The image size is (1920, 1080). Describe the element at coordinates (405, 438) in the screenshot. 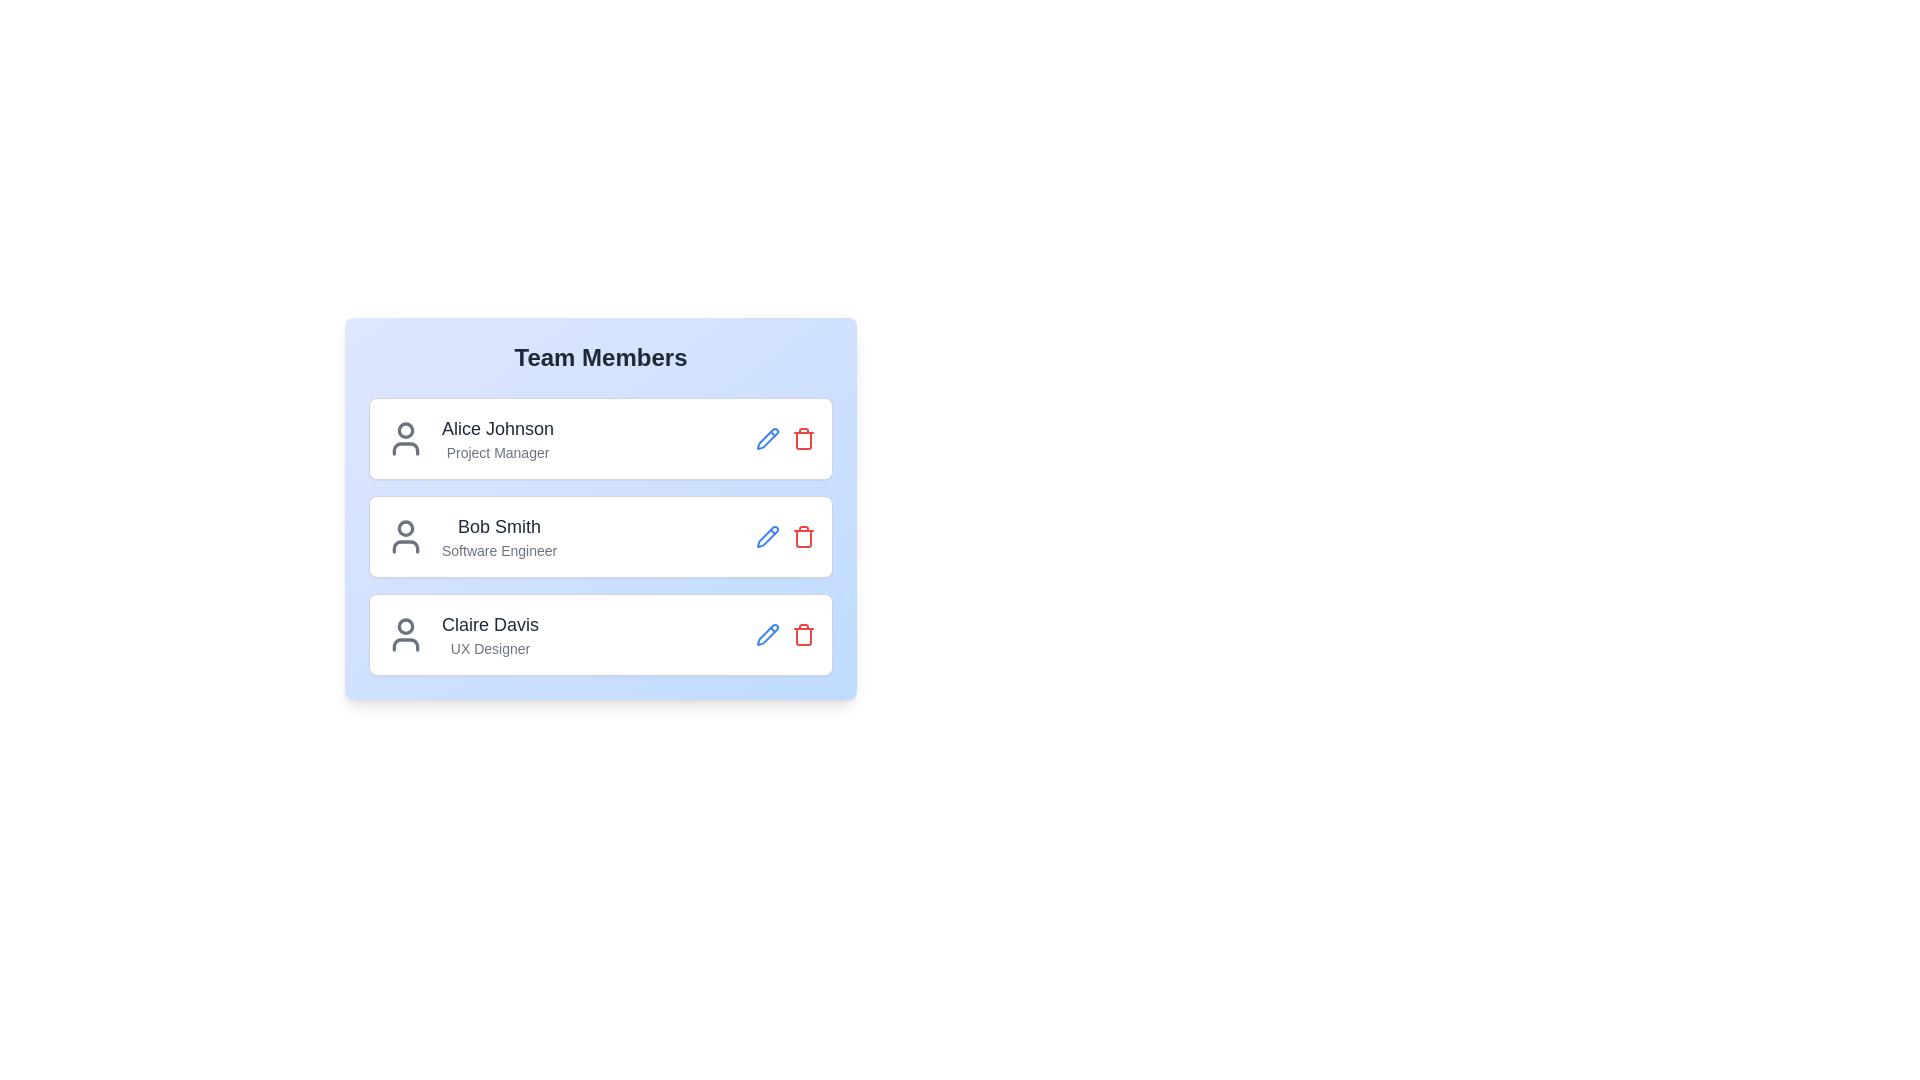

I see `the user icon for the team member Alice Johnson` at that location.